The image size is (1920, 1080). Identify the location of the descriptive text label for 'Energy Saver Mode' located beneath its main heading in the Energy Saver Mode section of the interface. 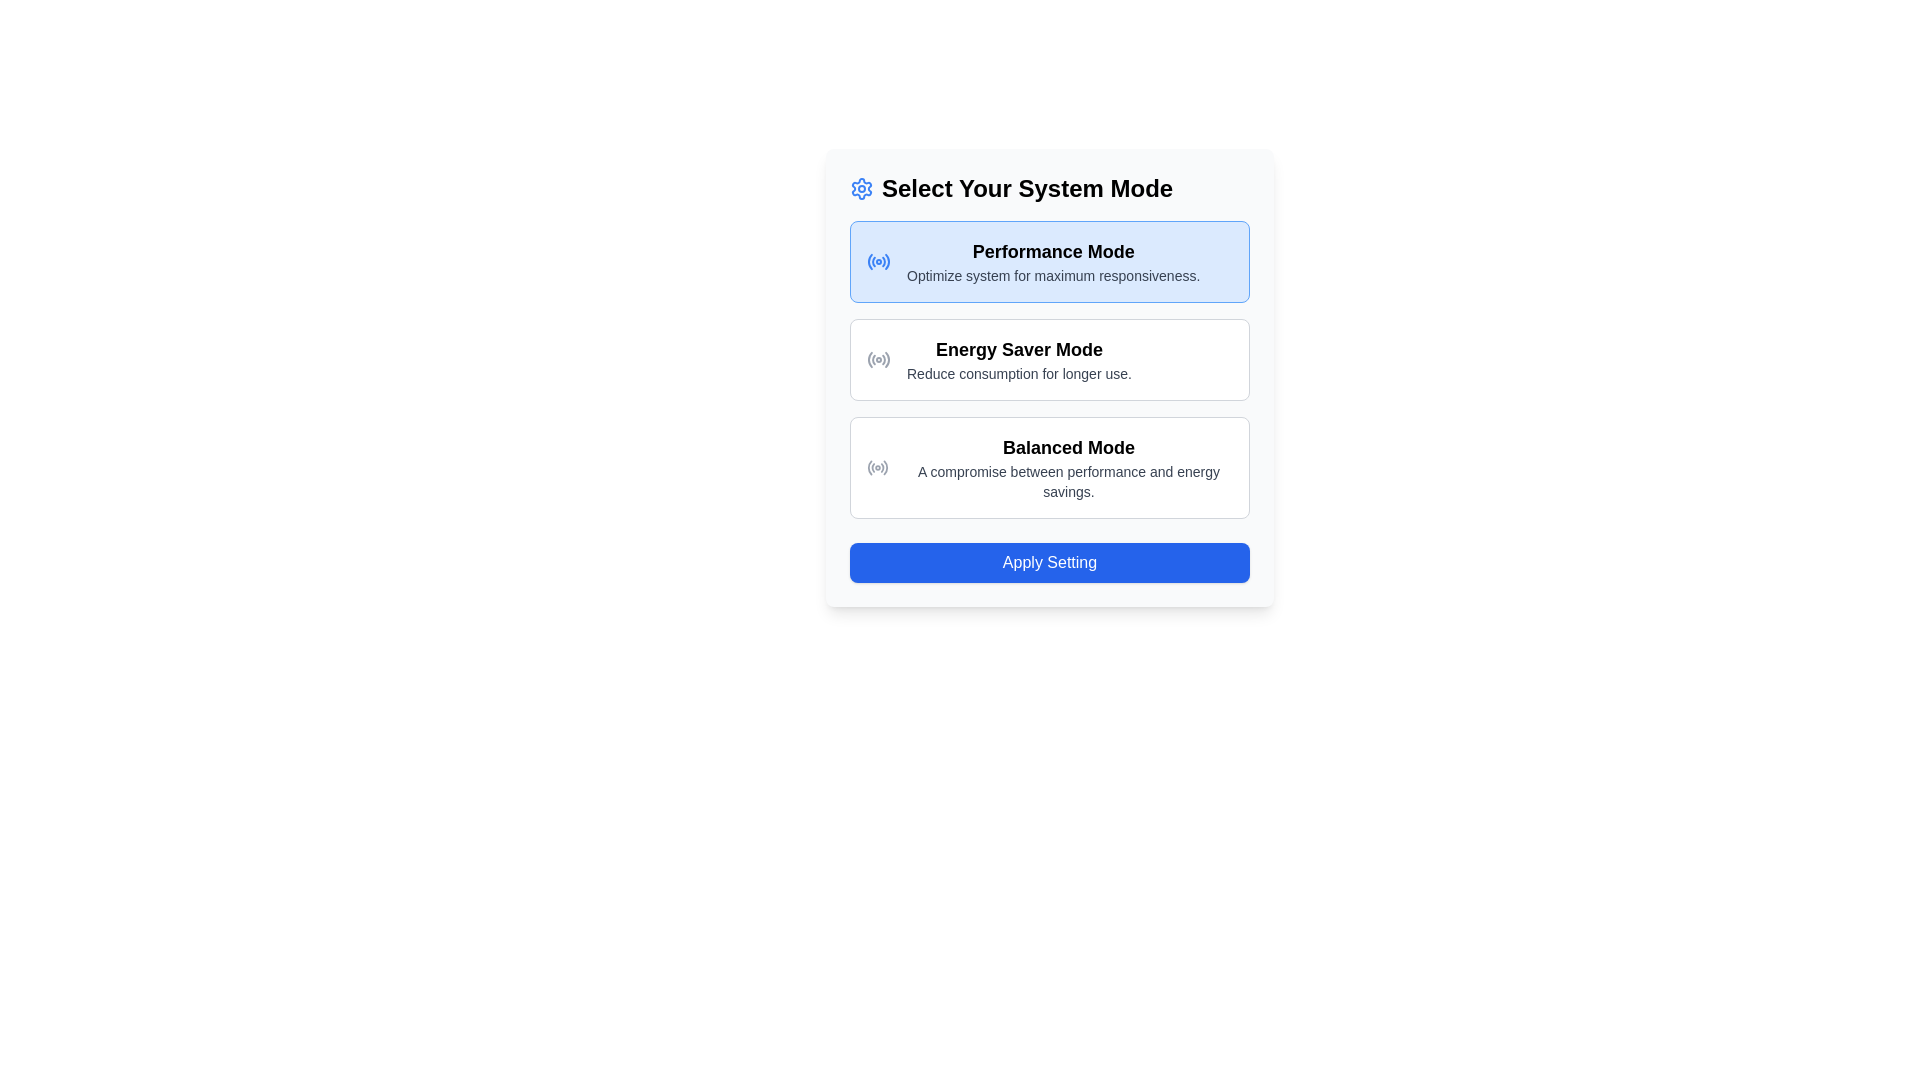
(1019, 374).